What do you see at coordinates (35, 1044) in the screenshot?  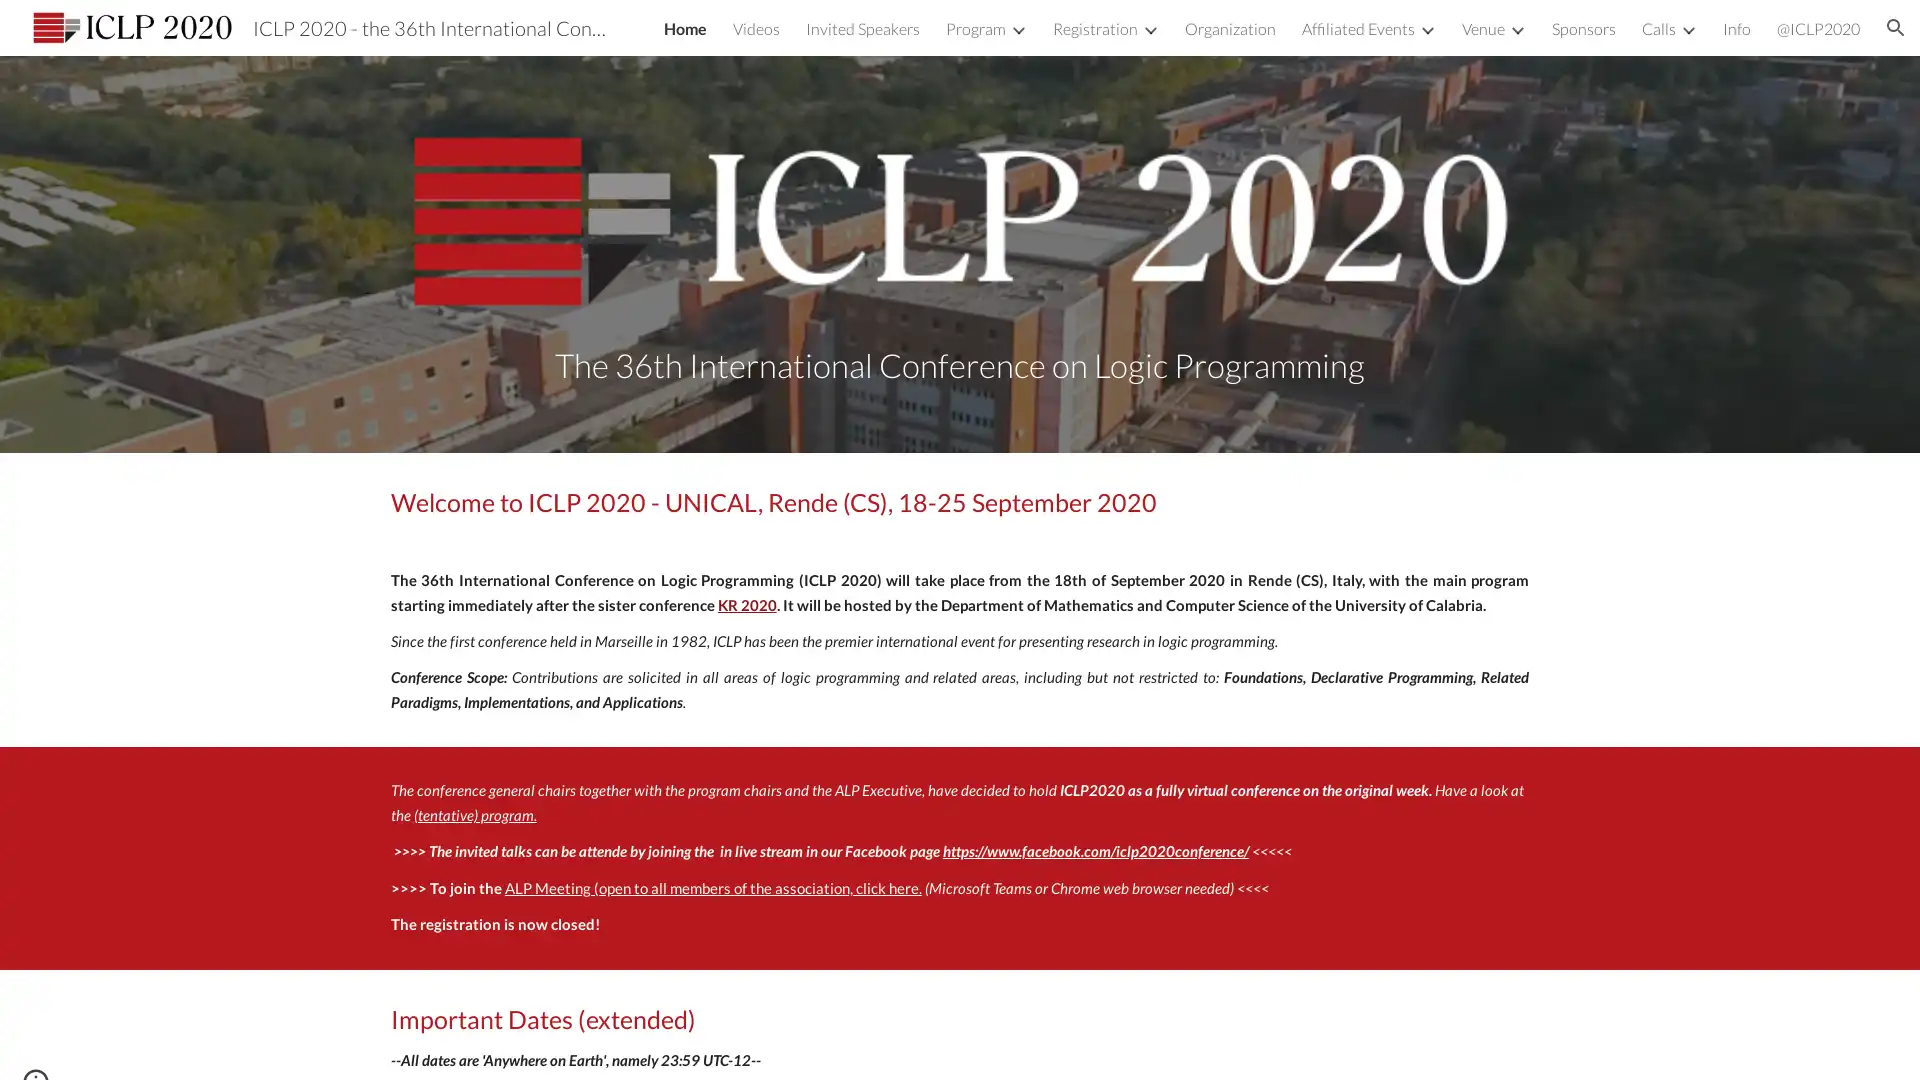 I see `Site actions` at bounding box center [35, 1044].